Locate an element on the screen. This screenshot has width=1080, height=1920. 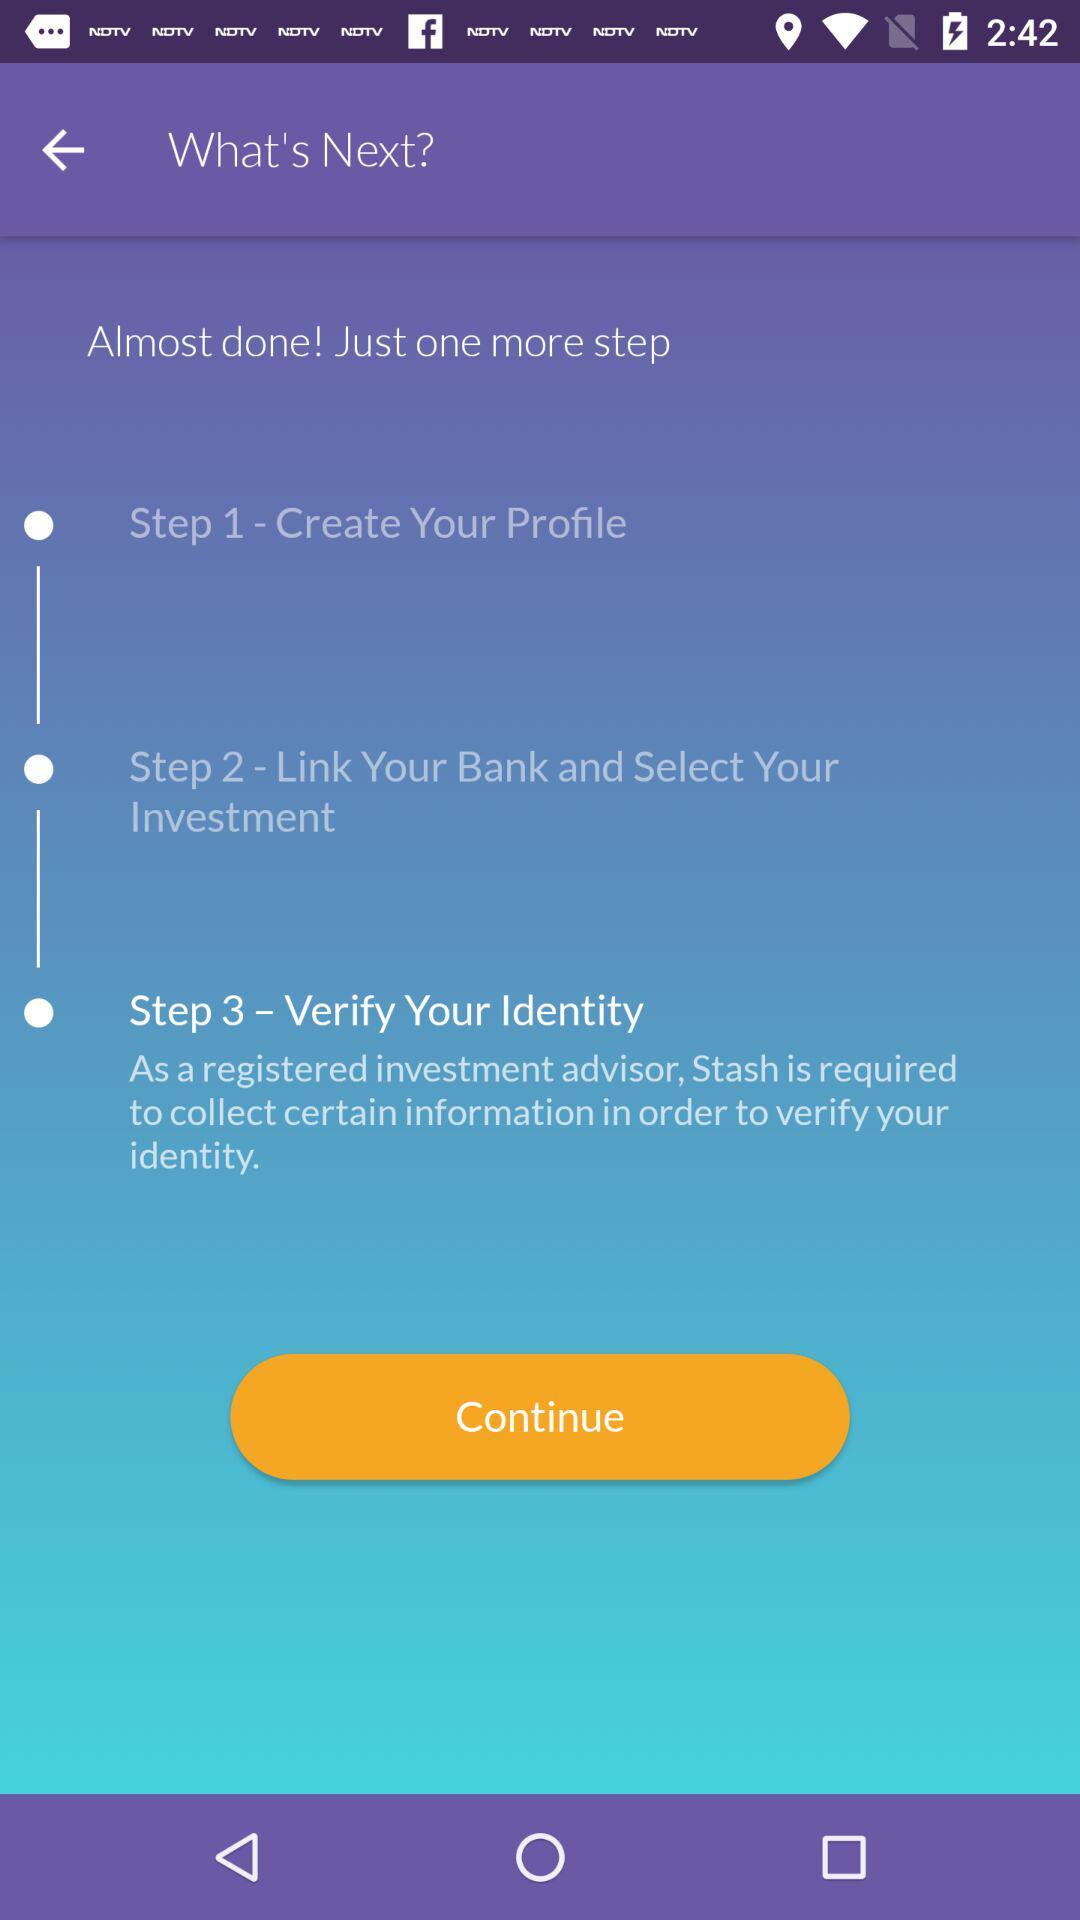
previous is located at coordinates (61, 148).